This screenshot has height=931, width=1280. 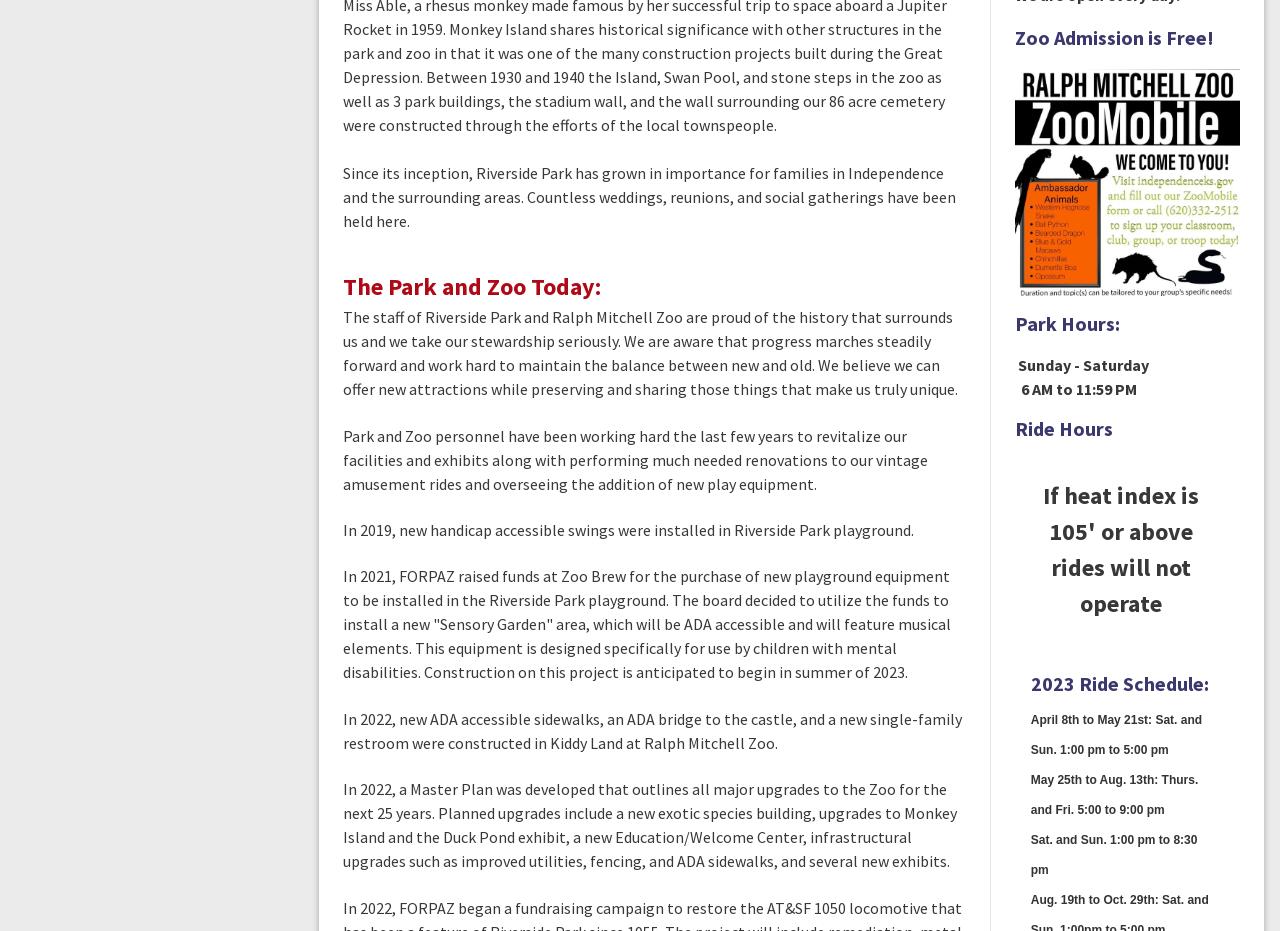 I want to click on 'In 2022, new ADA accessible sidewalks, an ADA bridge to the castle, and a new single-family restroom were constructed in Kiddy Land at Ralph Mitchell Zoo.', so click(x=652, y=728).